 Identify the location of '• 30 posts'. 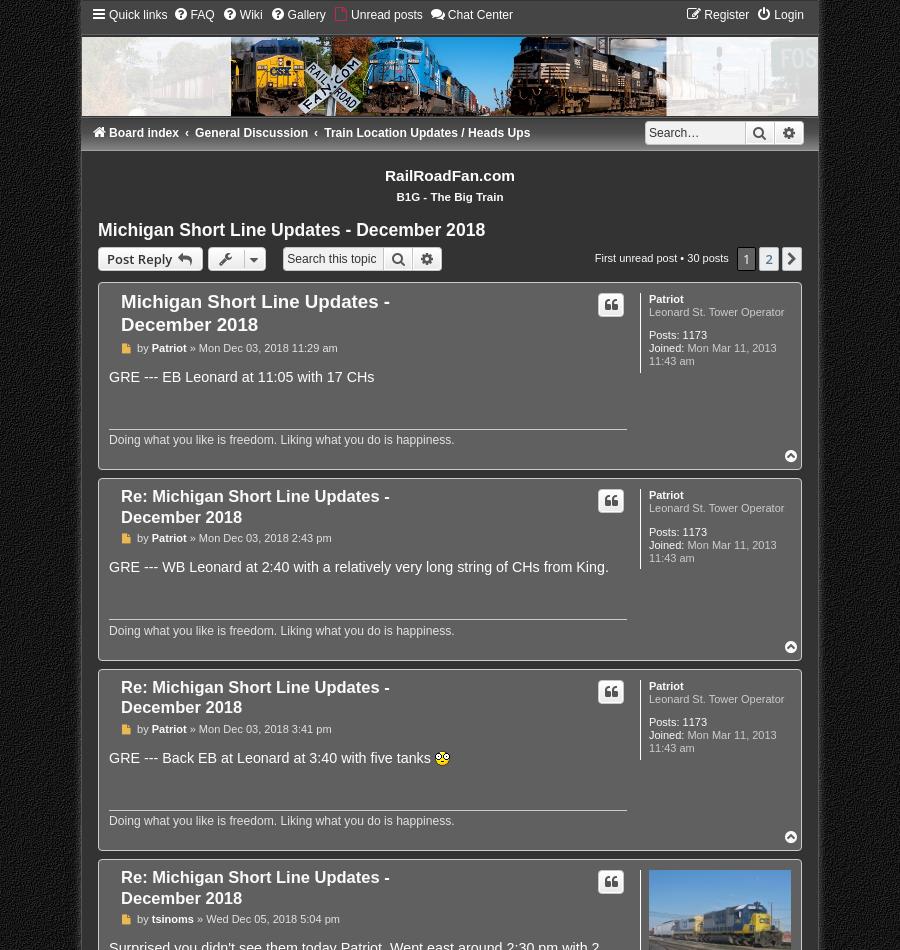
(702, 255).